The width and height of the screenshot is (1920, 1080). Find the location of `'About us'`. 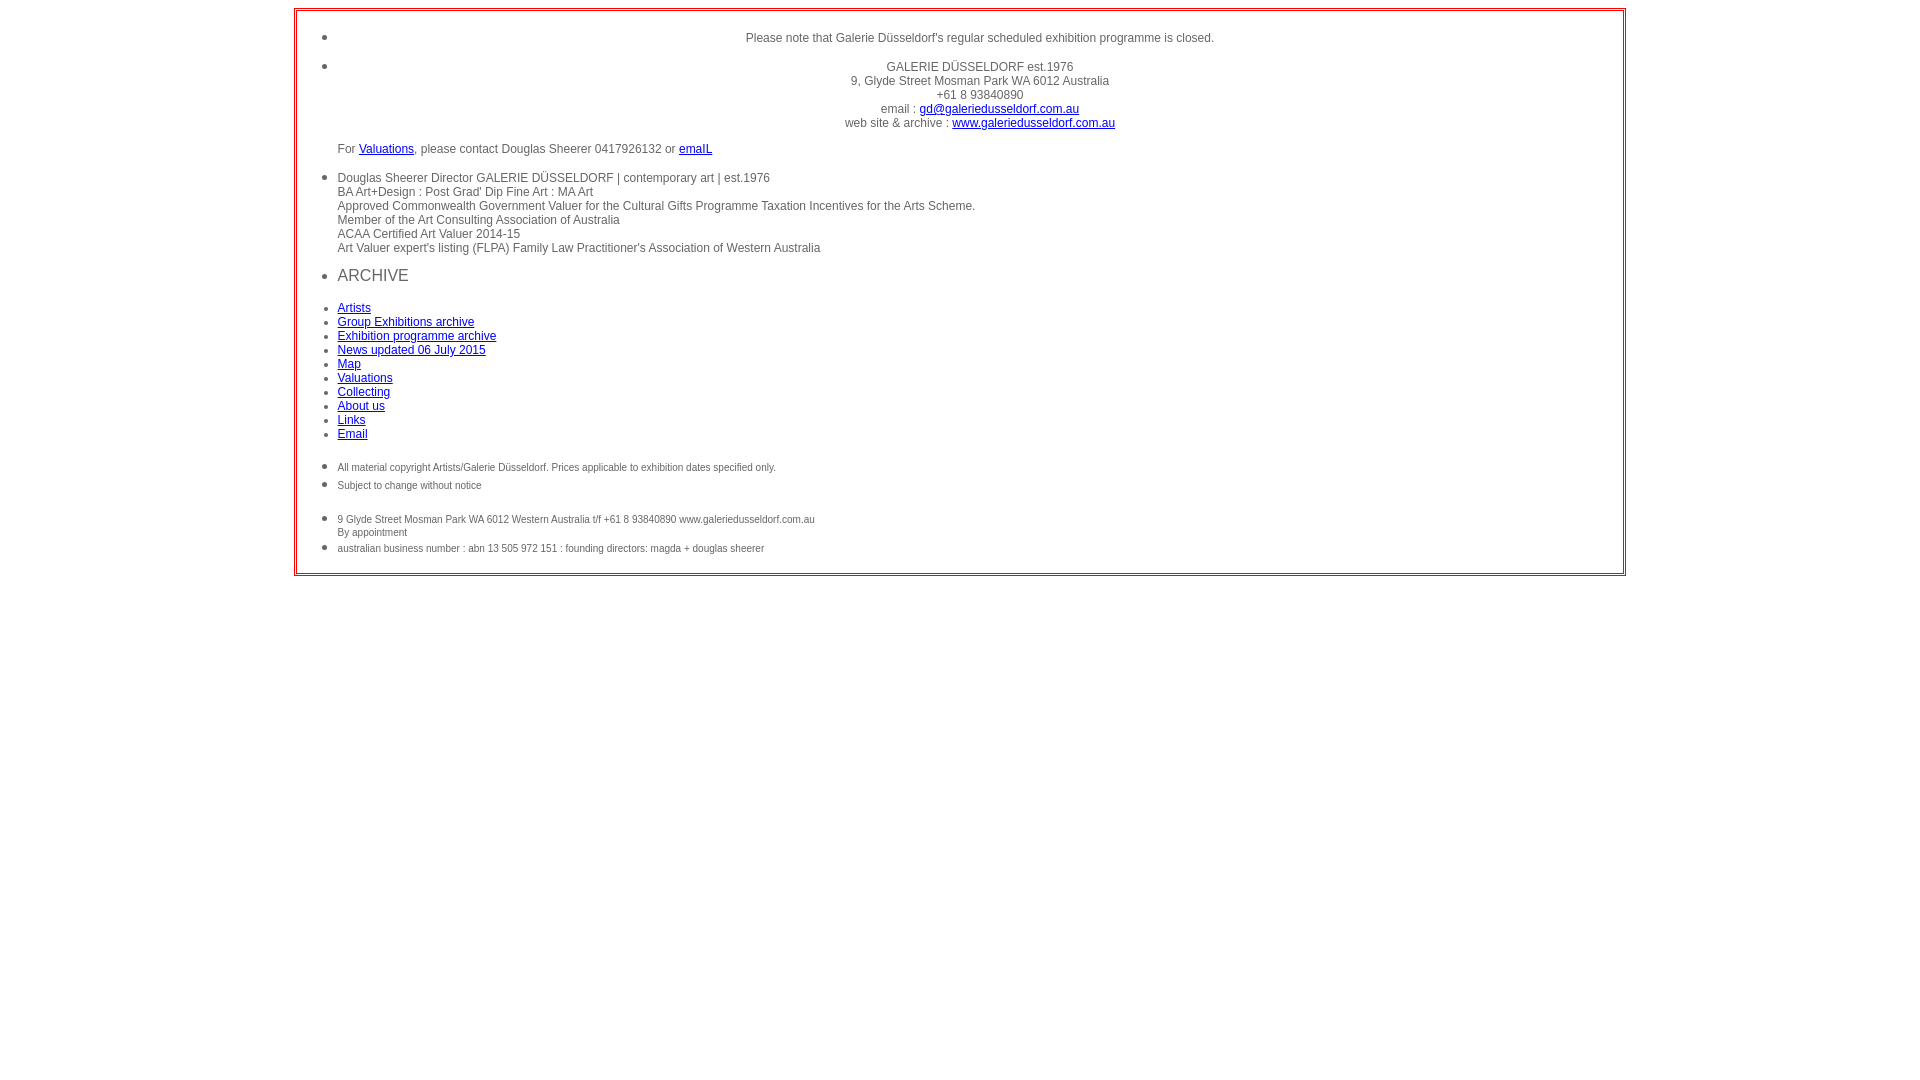

'About us' is located at coordinates (361, 405).